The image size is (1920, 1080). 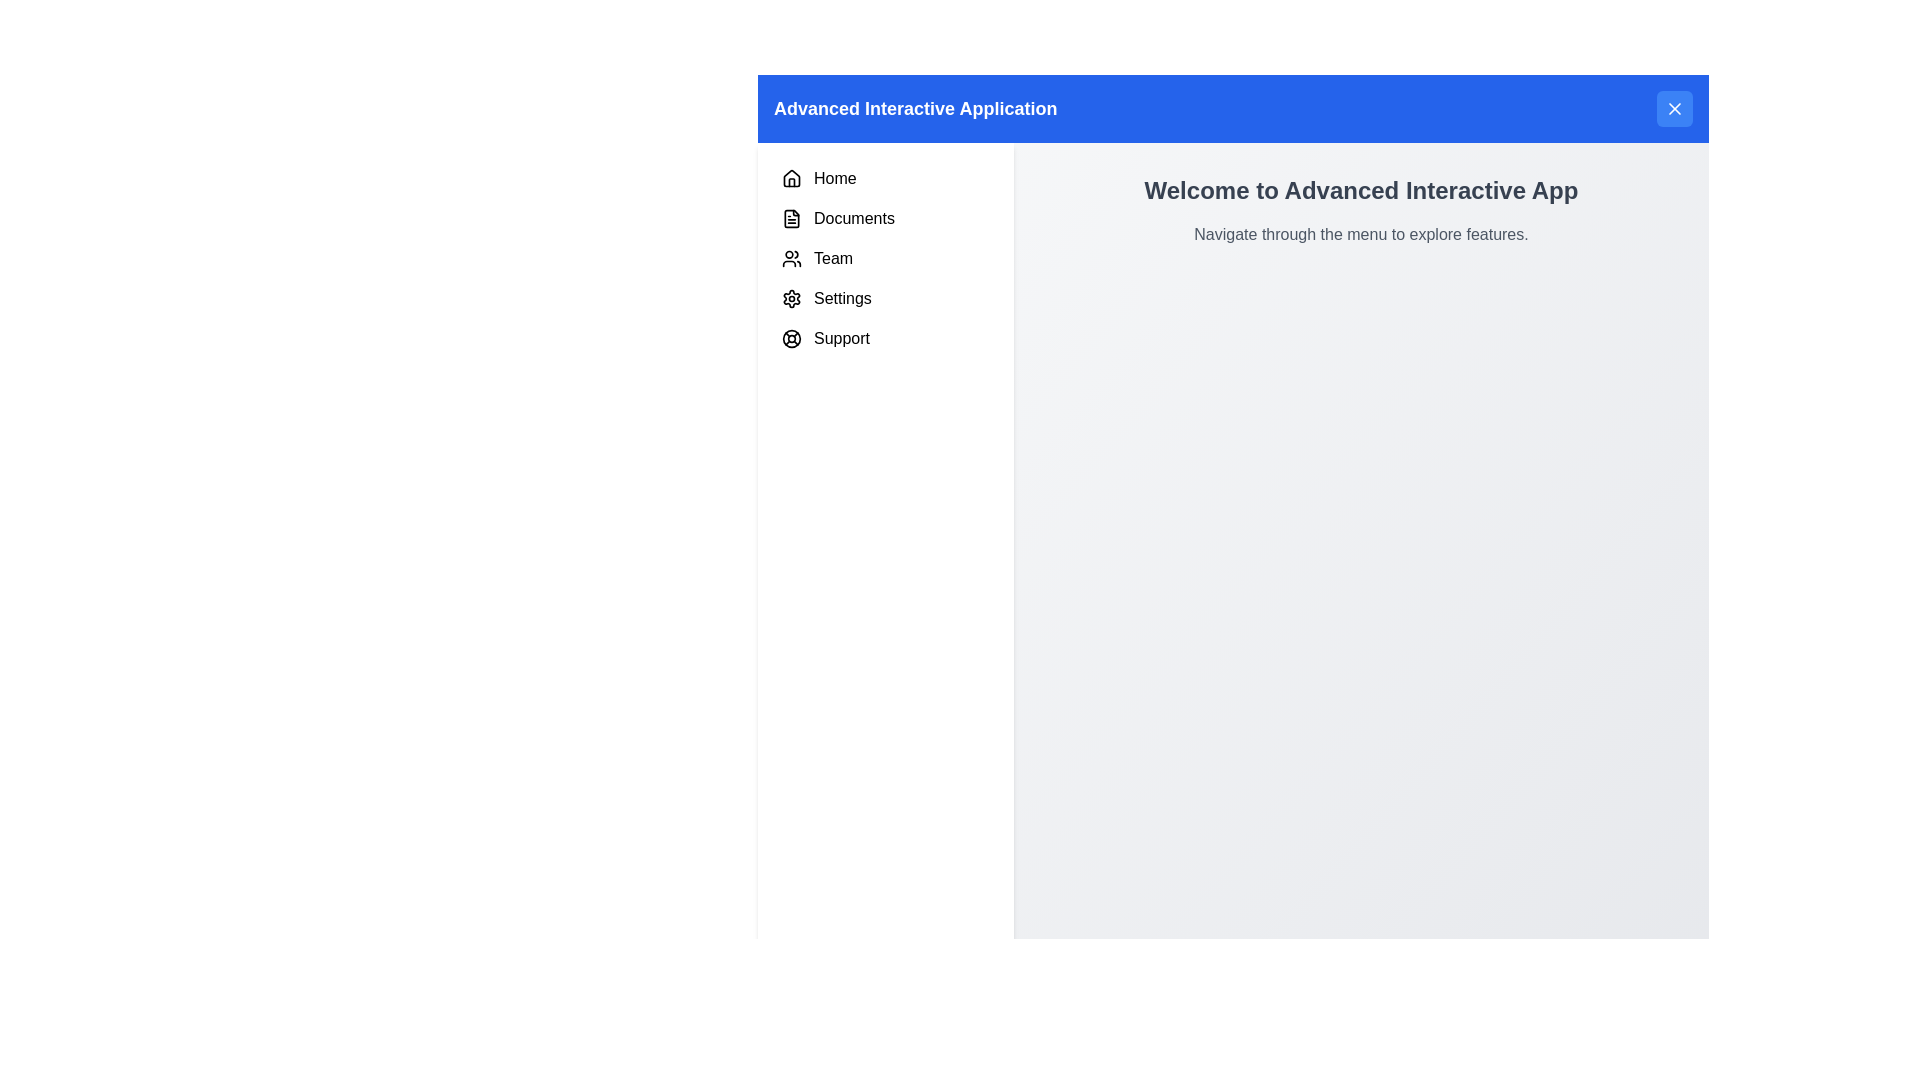 I want to click on the 'Settings' menu item, which is the fourth item in the vertical list on the left sidebar, following the 'Team' item and preceding the 'Support' item, so click(x=885, y=299).